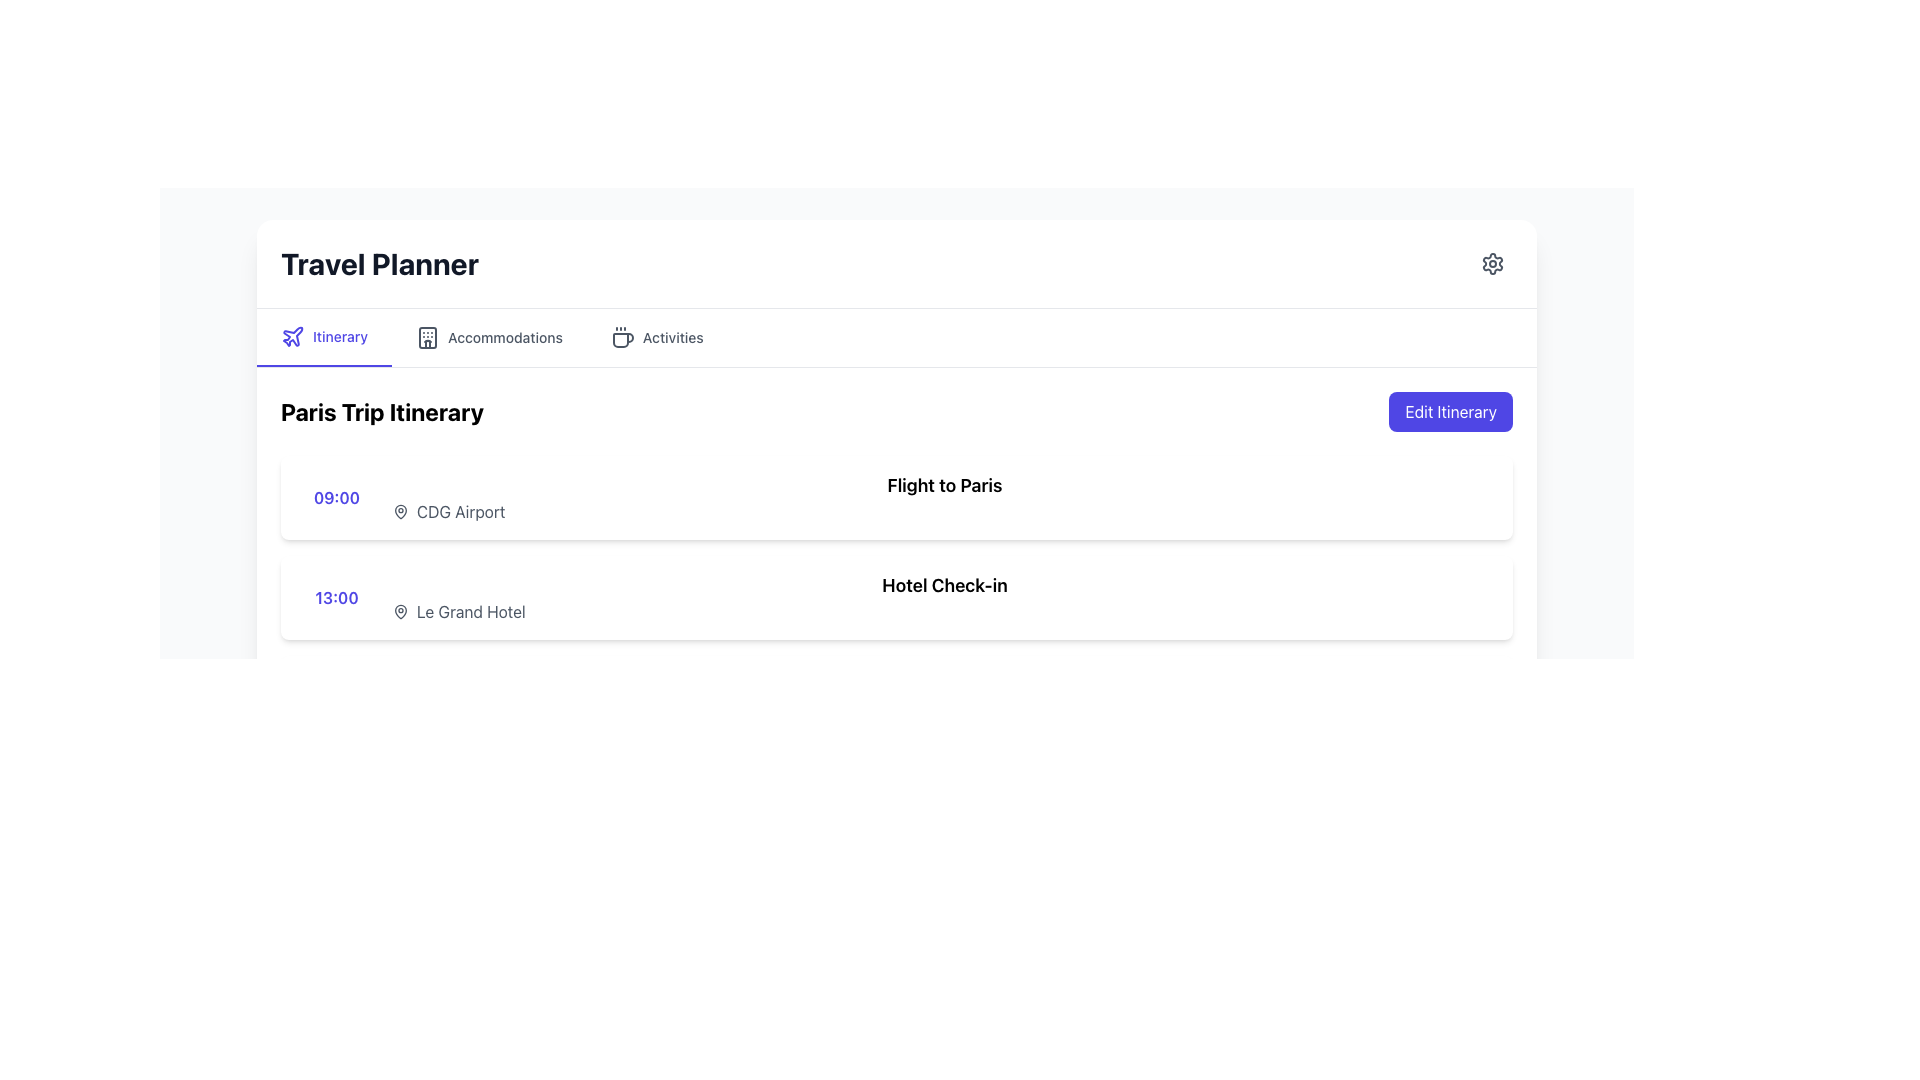 This screenshot has height=1080, width=1920. Describe the element at coordinates (427, 337) in the screenshot. I see `the 'Accommodations' icon located in the top navigation bar, which is the second menu option` at that location.